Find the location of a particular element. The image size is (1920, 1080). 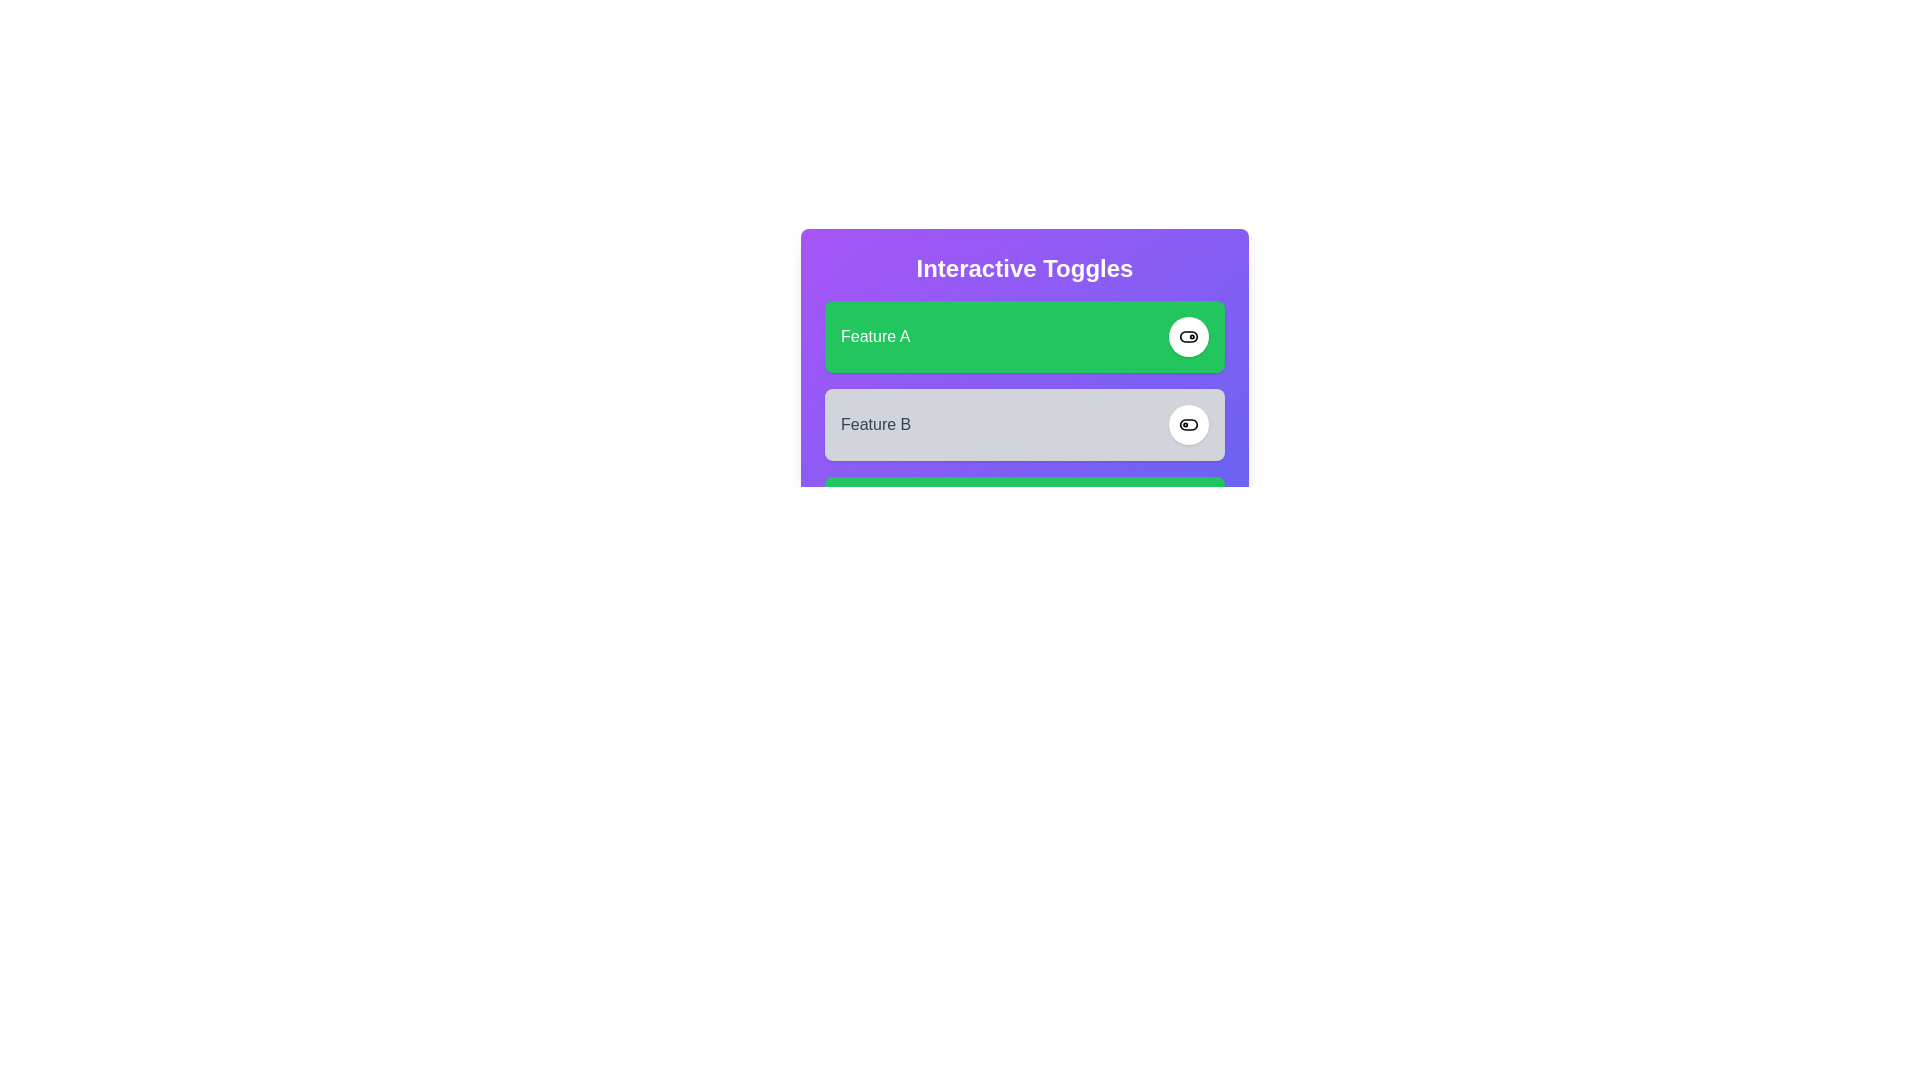

the title text 'Interactive Toggles' for copying is located at coordinates (1025, 268).